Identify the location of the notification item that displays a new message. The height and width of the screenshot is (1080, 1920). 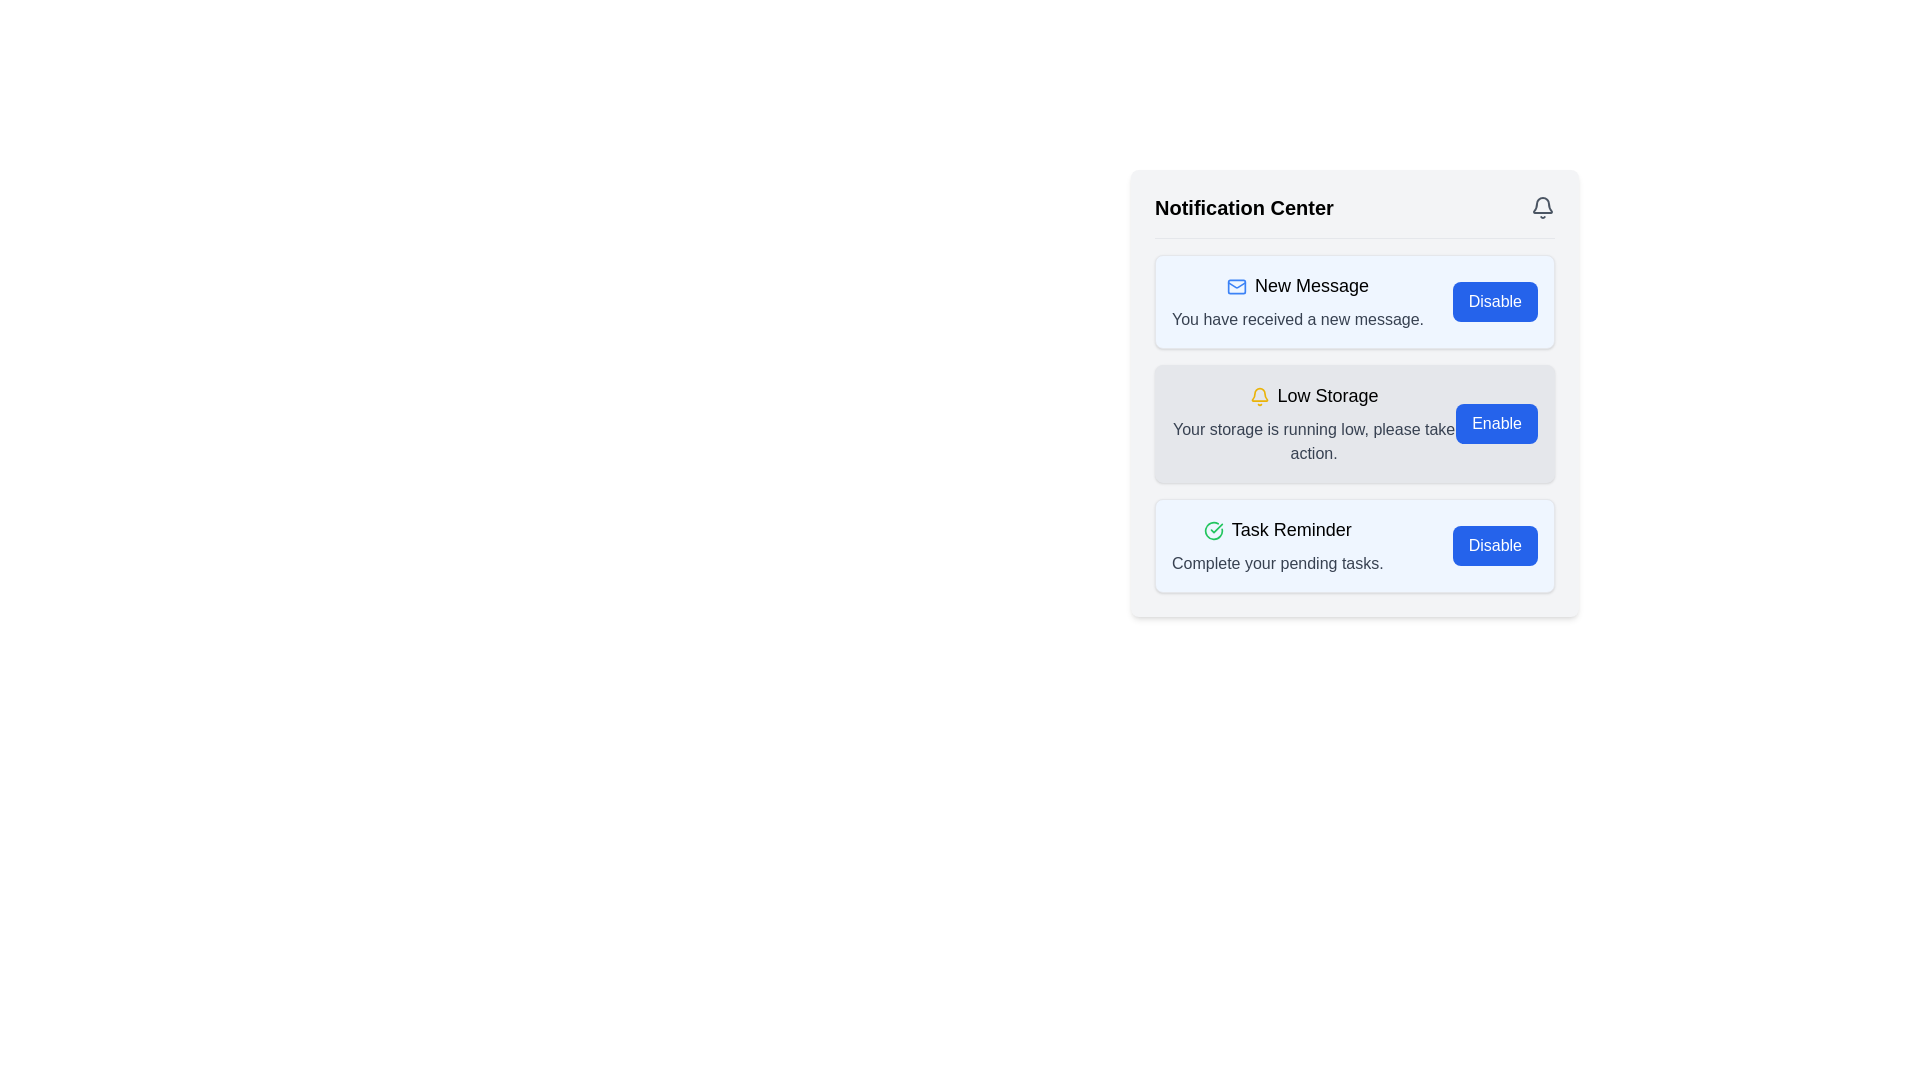
(1297, 301).